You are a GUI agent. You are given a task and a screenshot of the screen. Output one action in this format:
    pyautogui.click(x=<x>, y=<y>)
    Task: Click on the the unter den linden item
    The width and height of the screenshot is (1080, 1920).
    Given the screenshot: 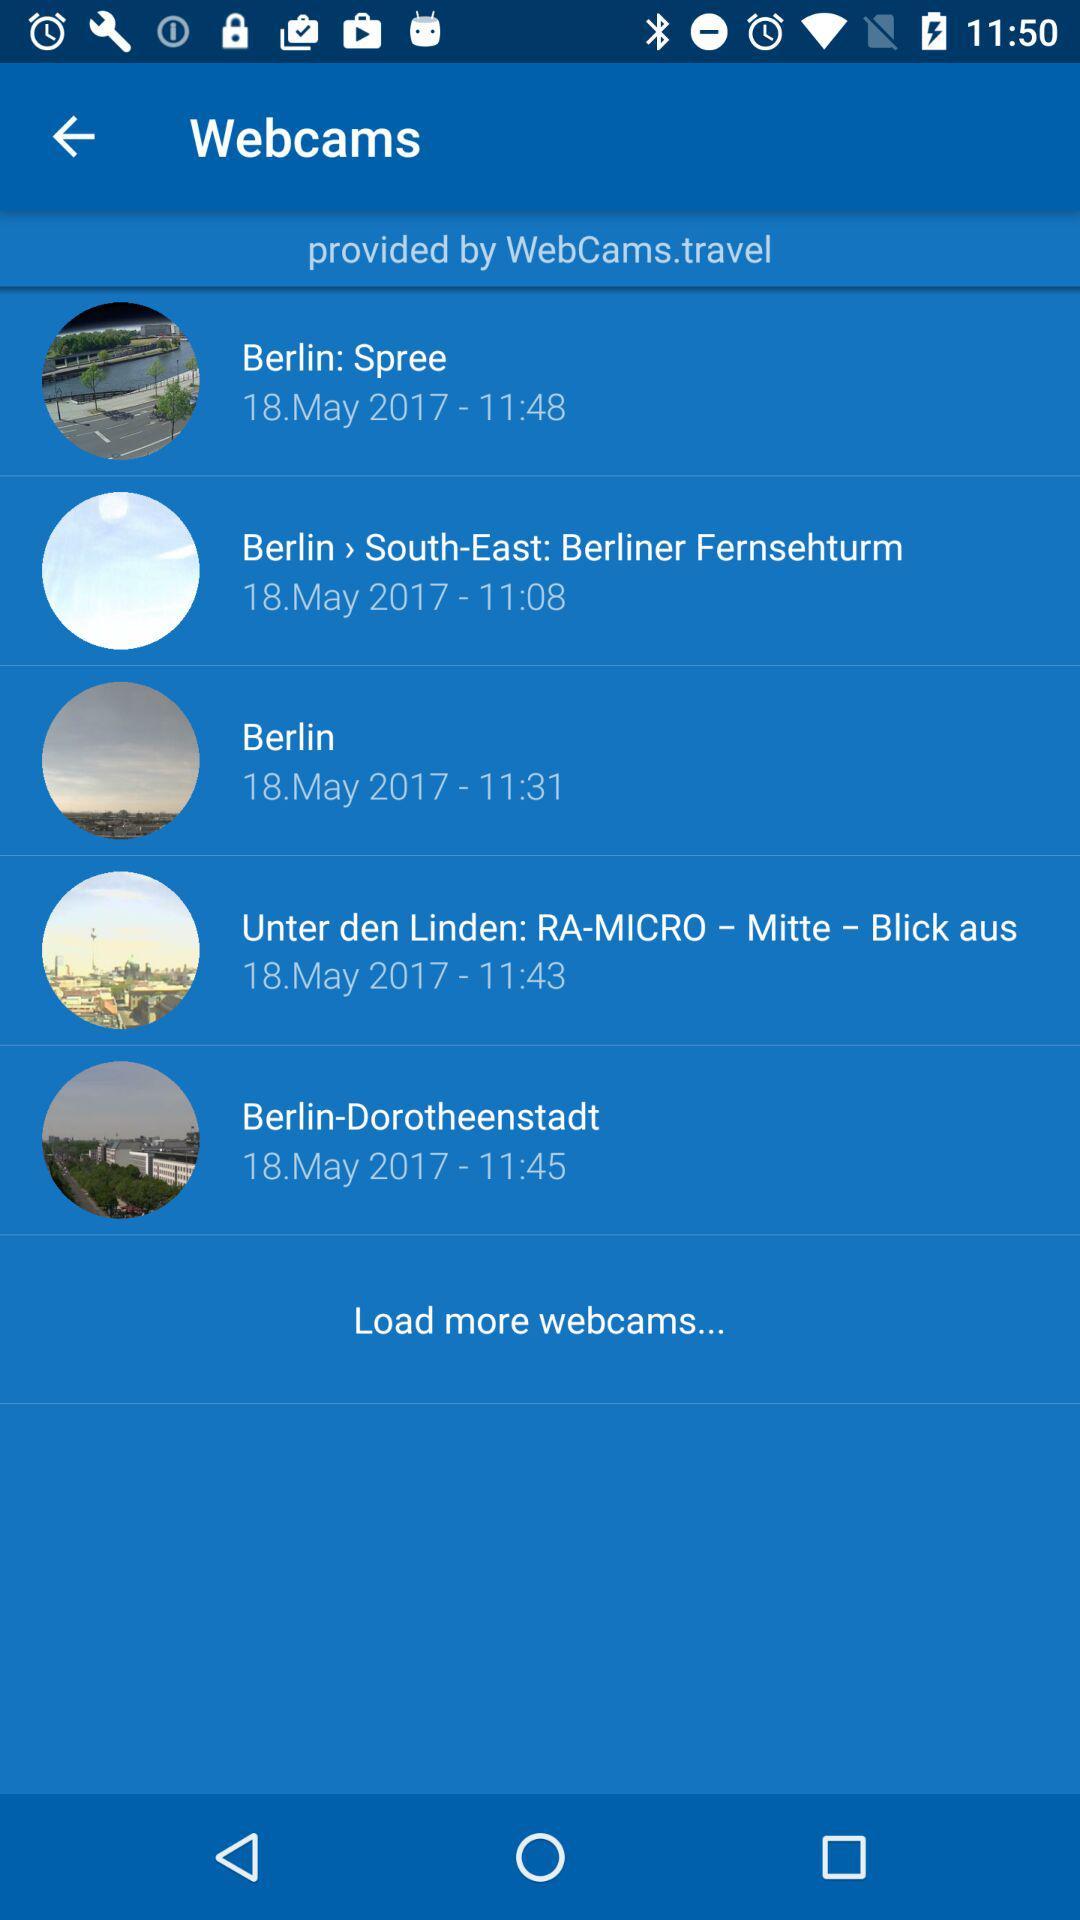 What is the action you would take?
    pyautogui.click(x=639, y=924)
    